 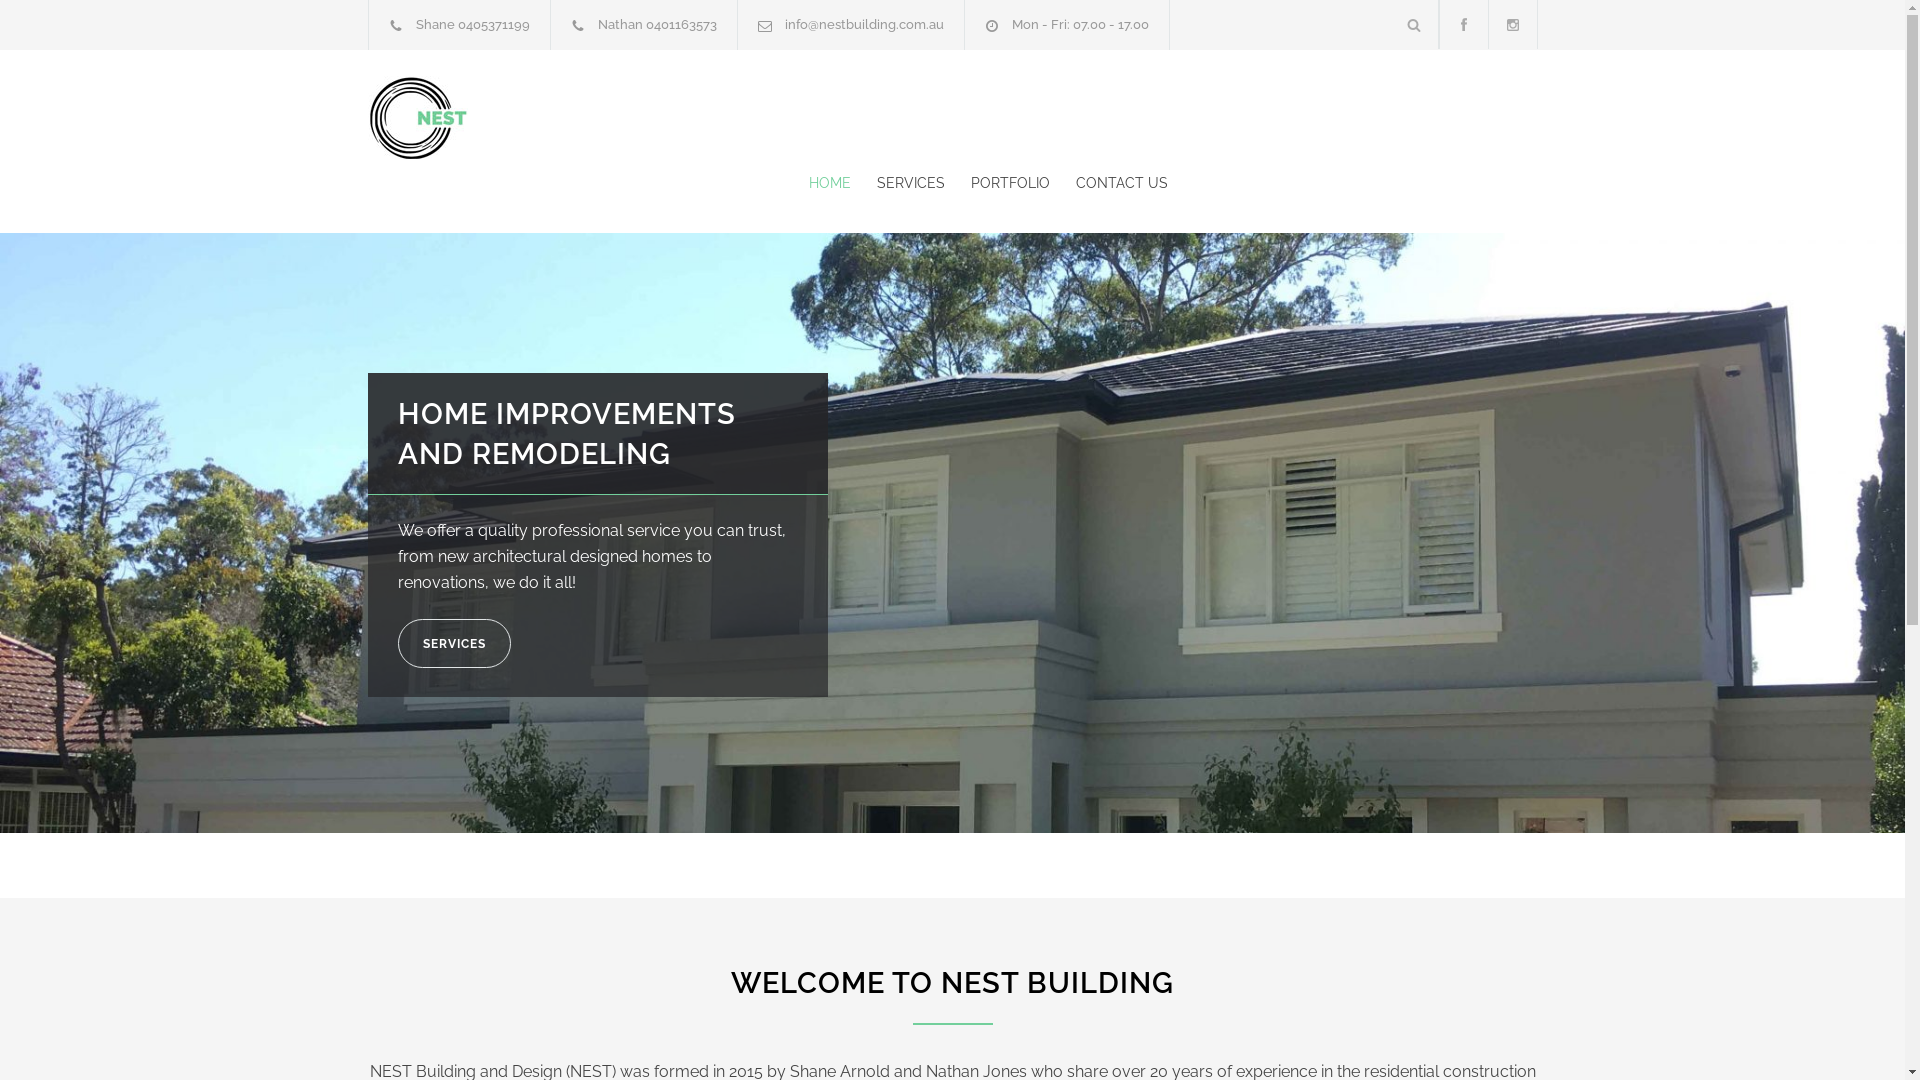 What do you see at coordinates (453, 643) in the screenshot?
I see `'SERVICES'` at bounding box center [453, 643].